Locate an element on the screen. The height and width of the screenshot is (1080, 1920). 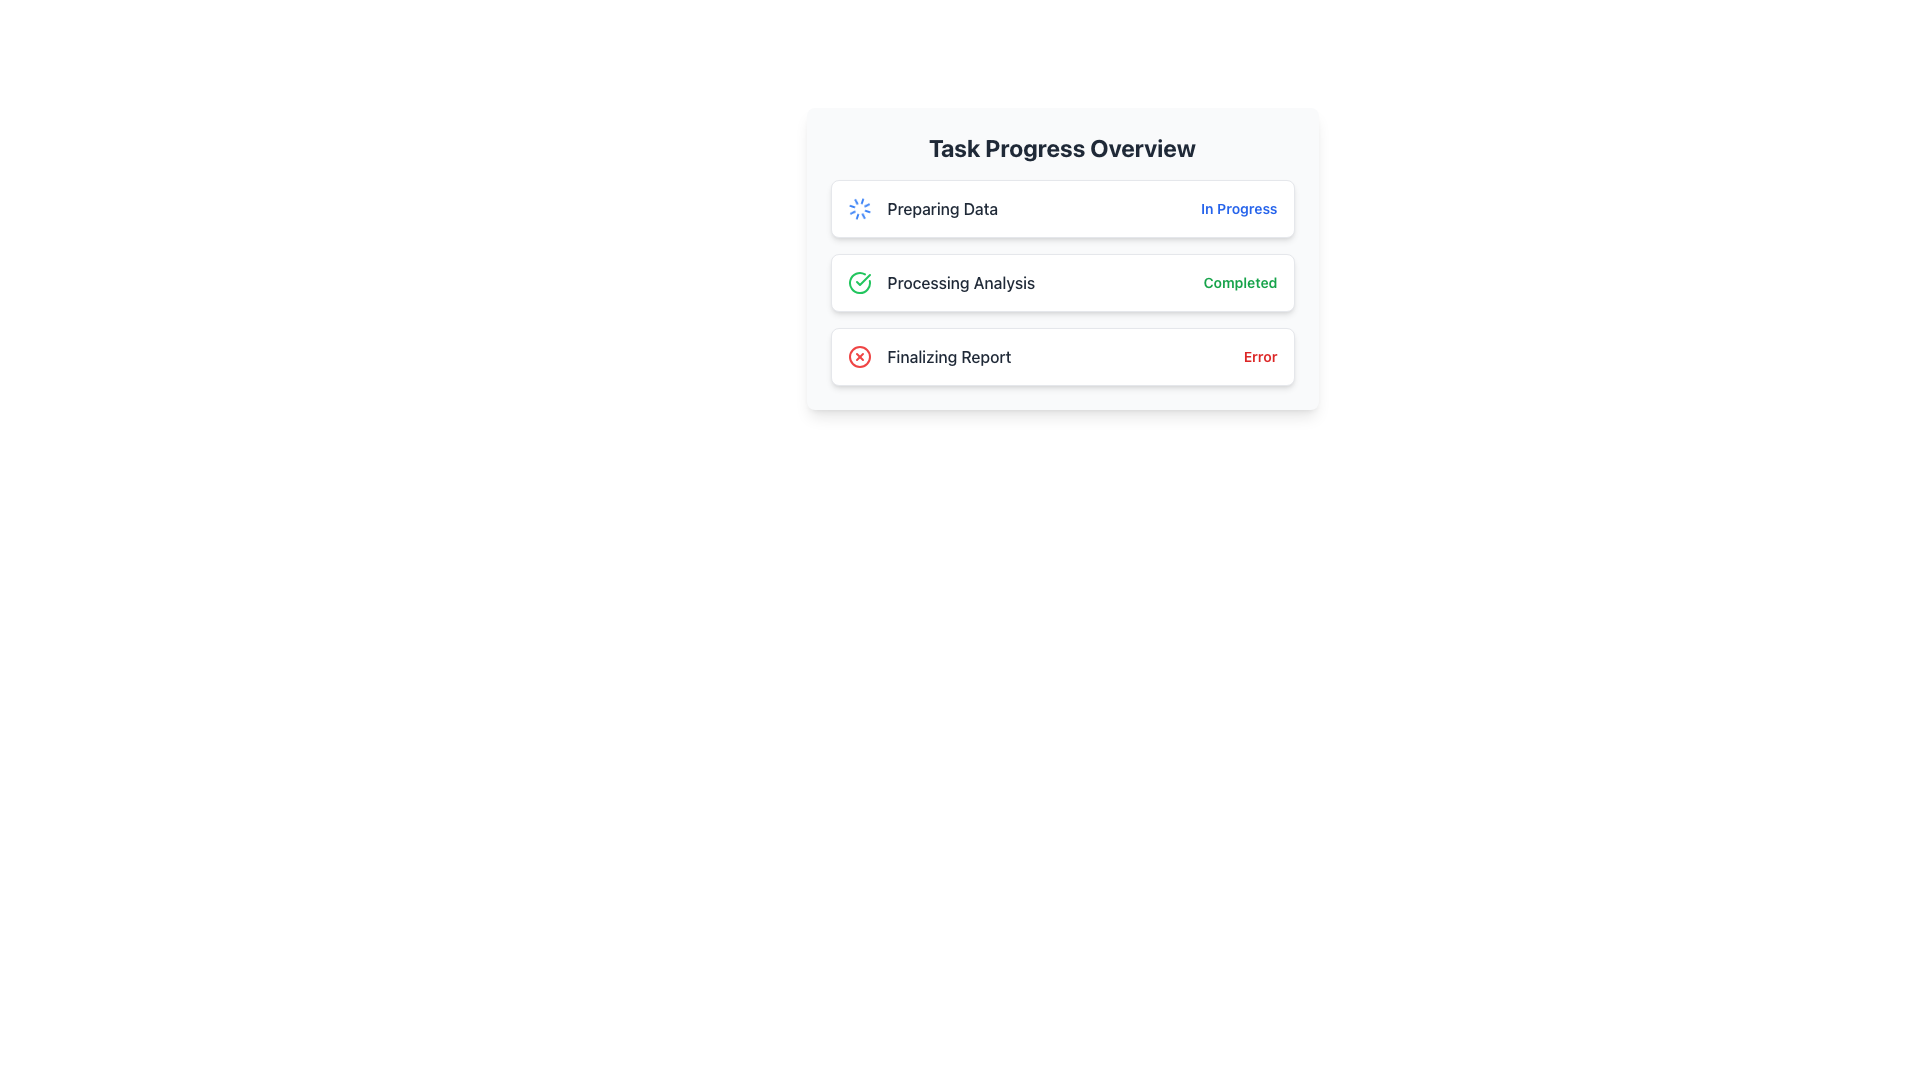
the Spinner that visually indicates a loading action for 'Preparing Data' in the Task Progress Overview is located at coordinates (859, 208).